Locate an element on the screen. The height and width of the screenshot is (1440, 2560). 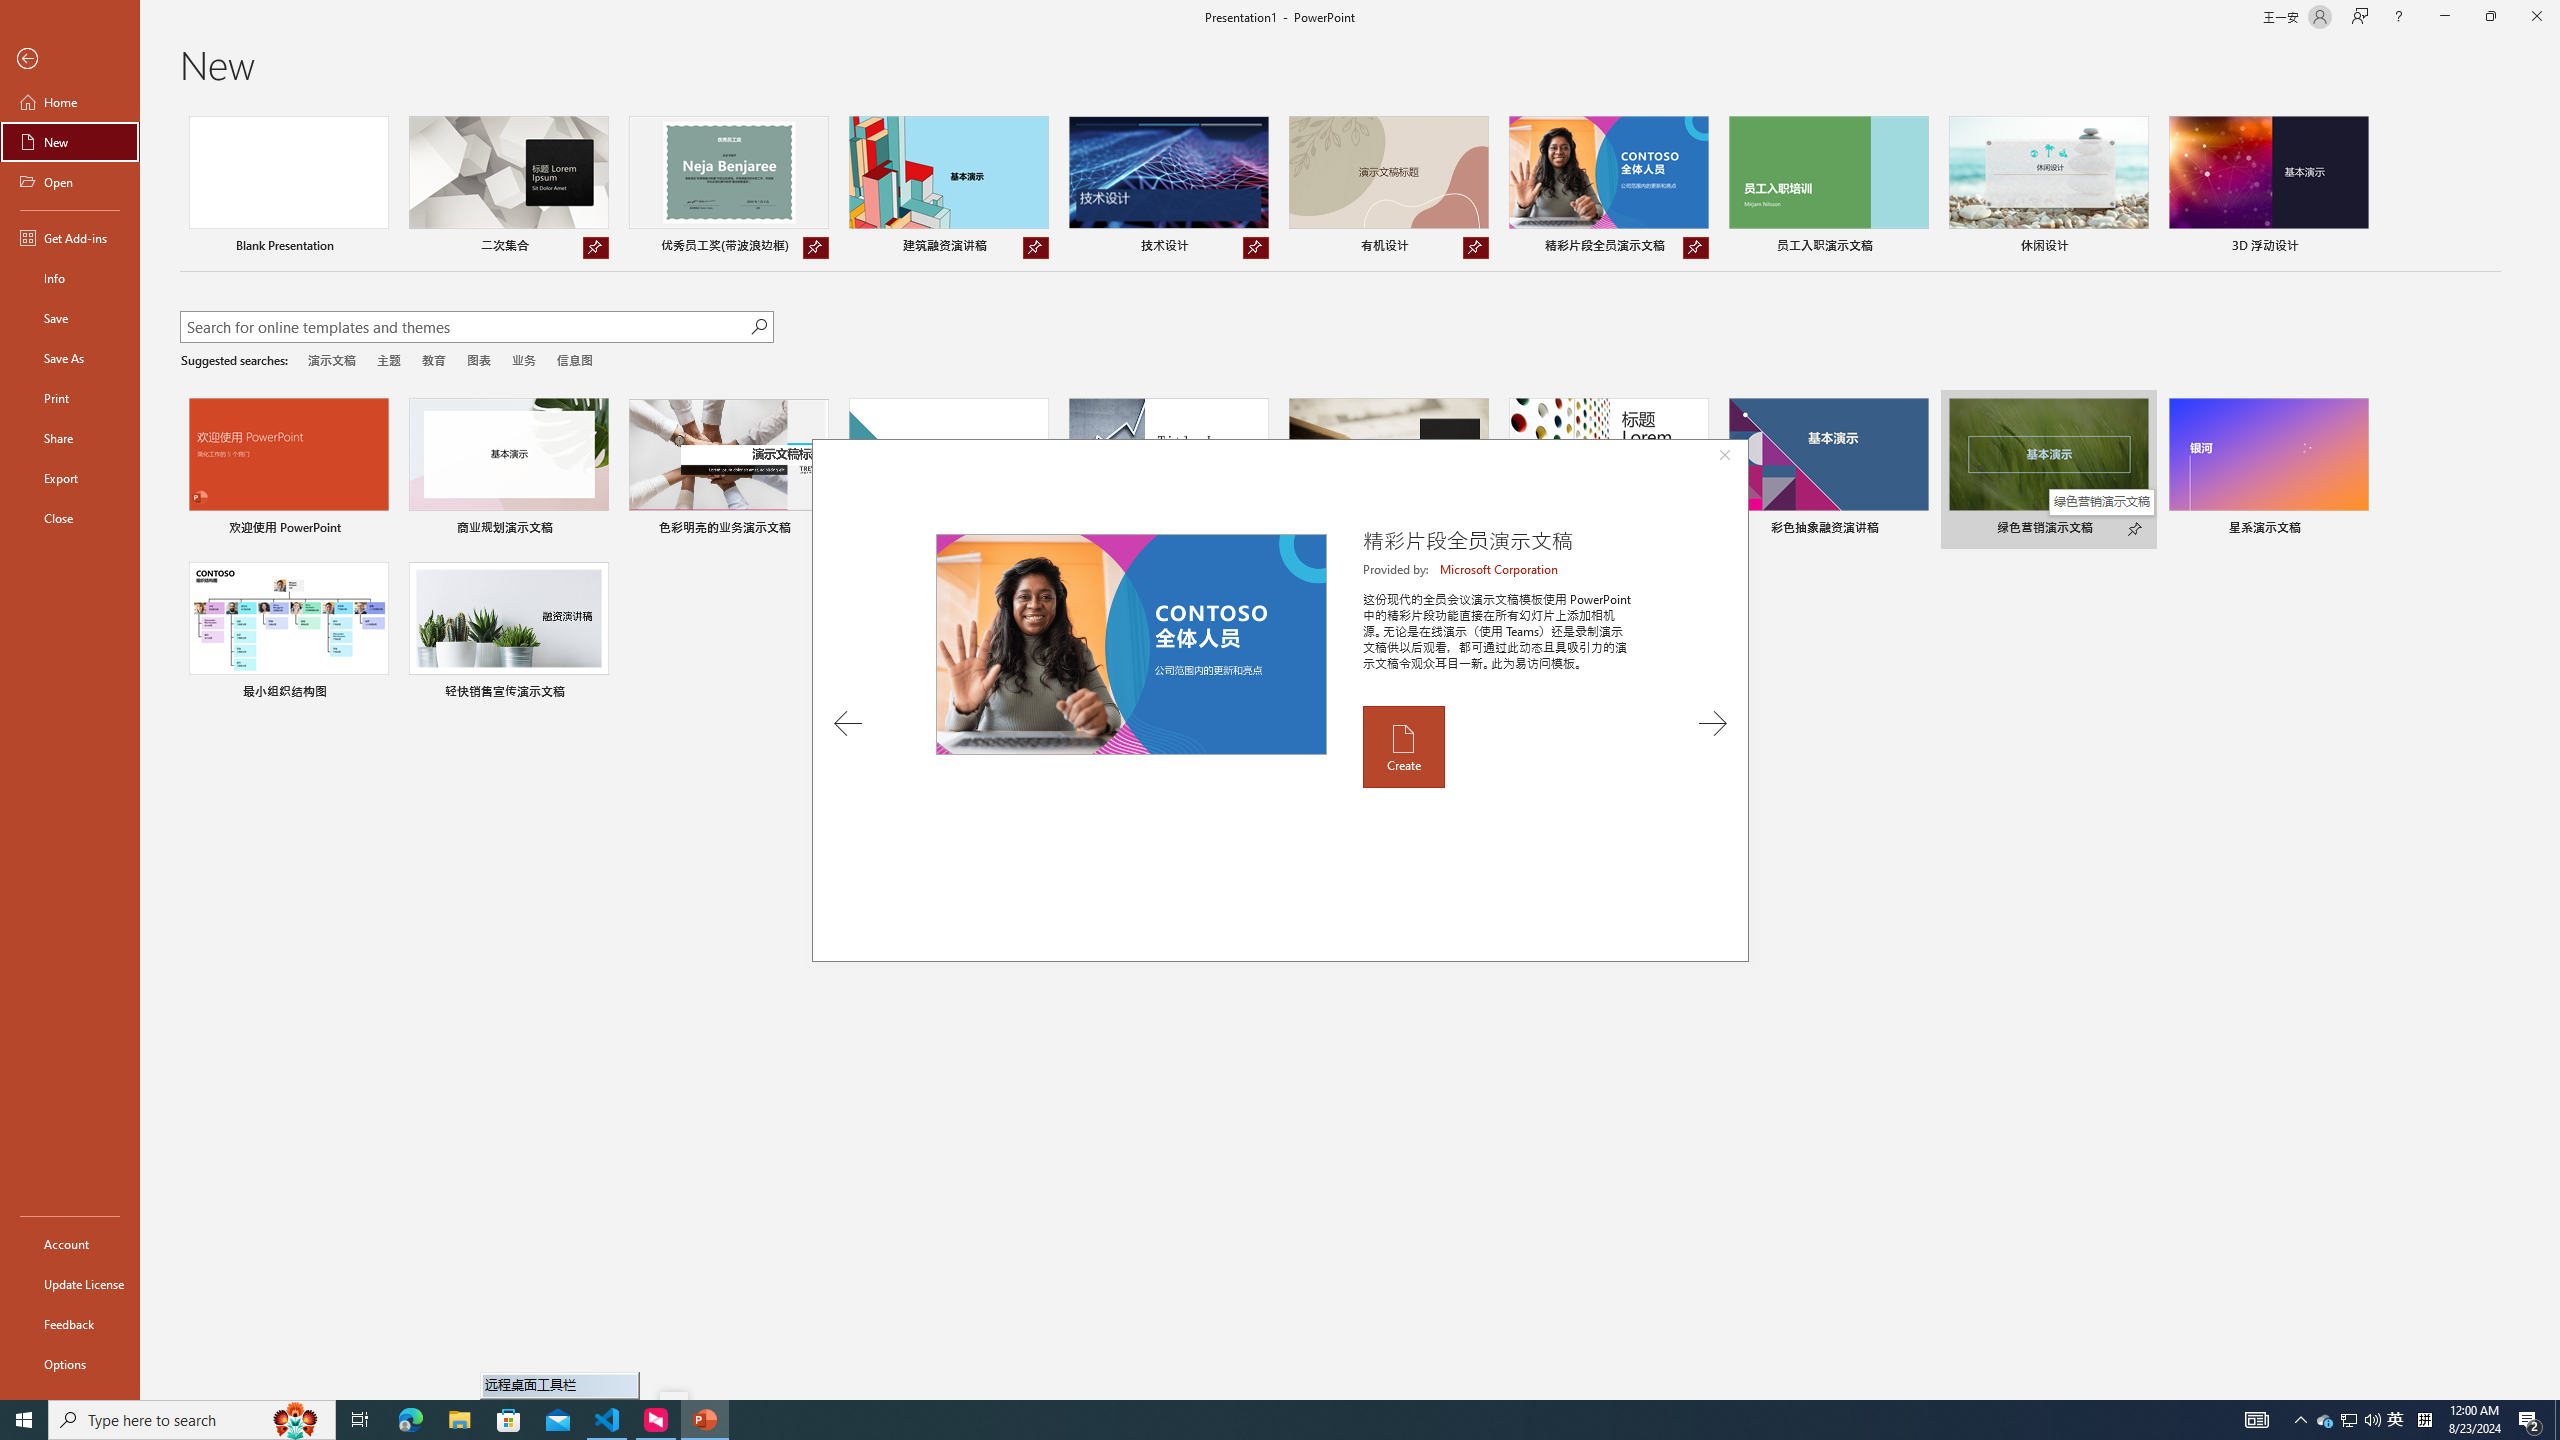
'Next Template' is located at coordinates (1712, 723).